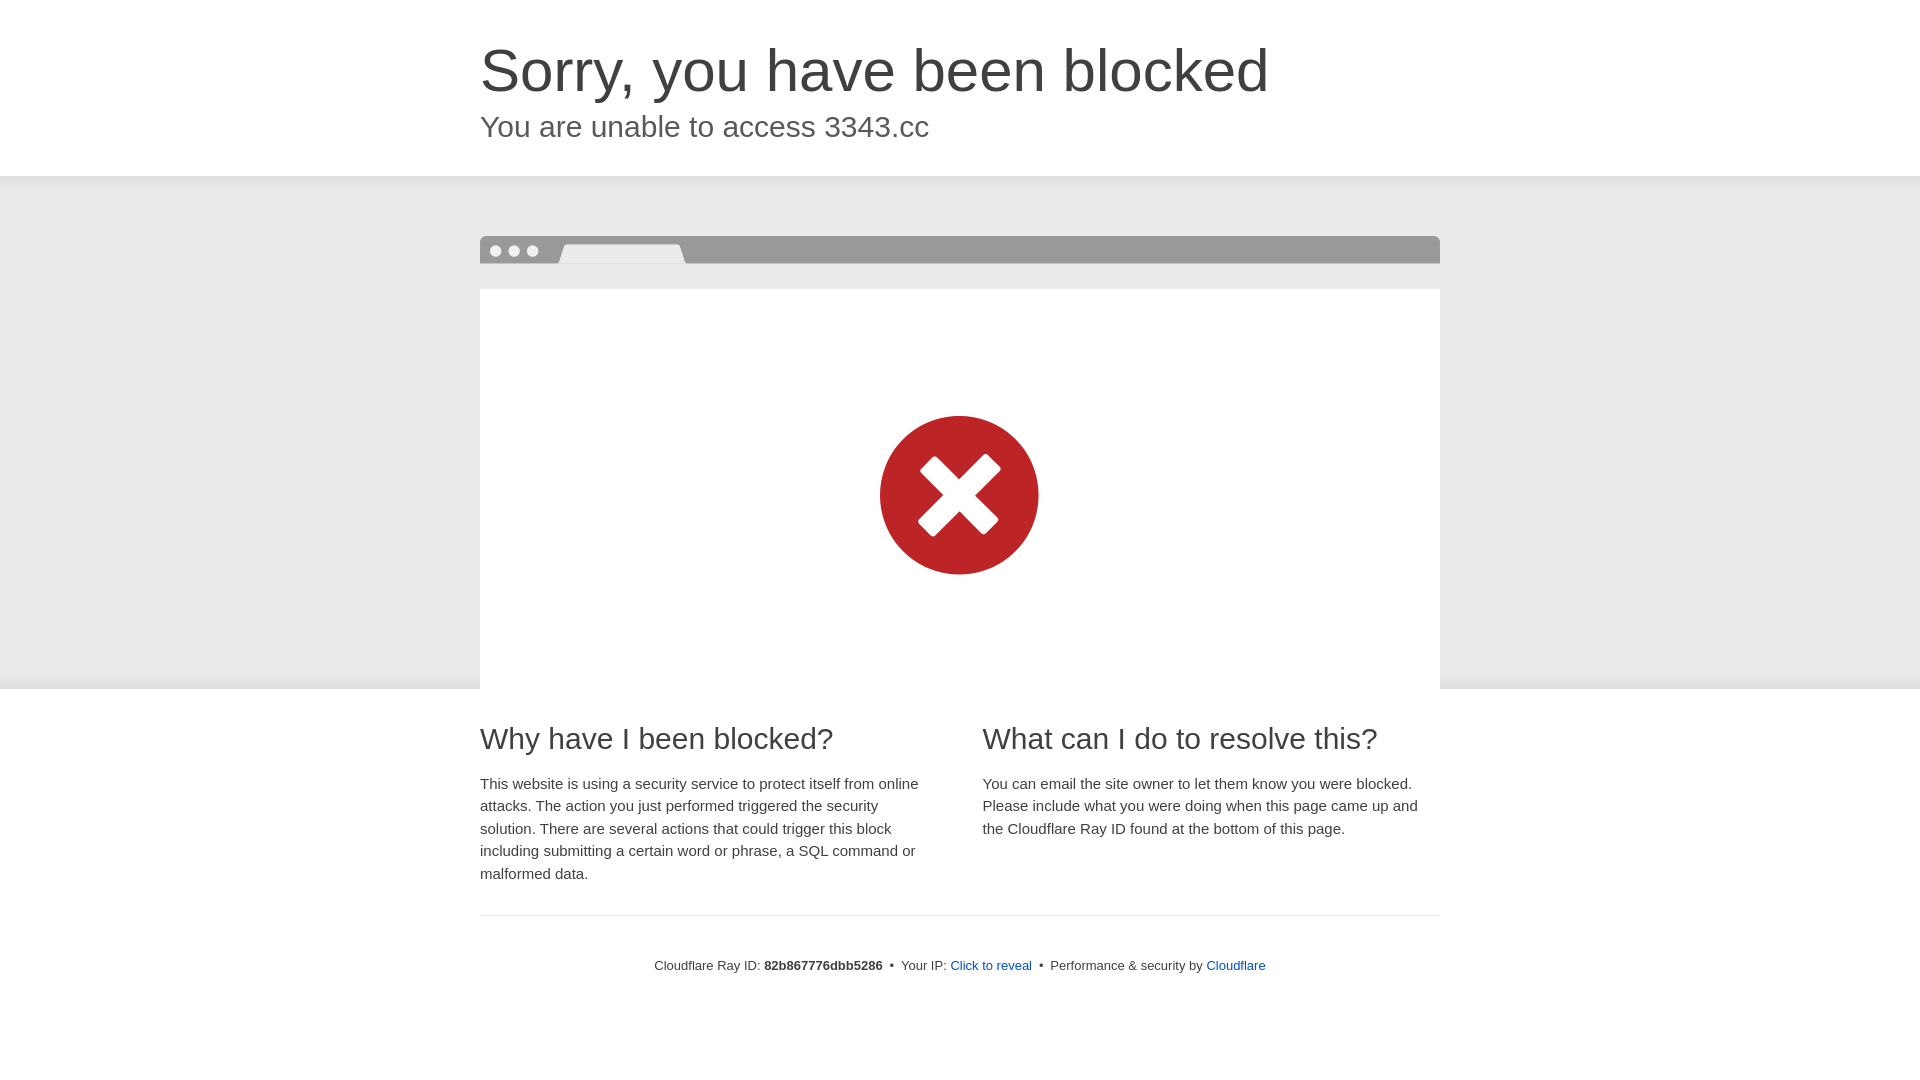 The width and height of the screenshot is (1920, 1080). What do you see at coordinates (990, 964) in the screenshot?
I see `'Click to reveal'` at bounding box center [990, 964].